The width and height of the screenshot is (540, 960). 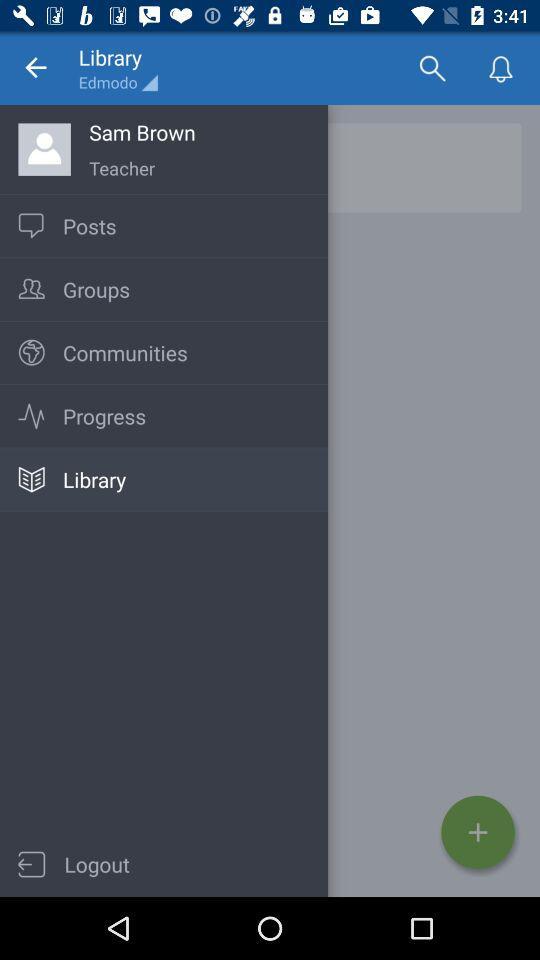 I want to click on the icon right to the search icon, so click(x=500, y=67).